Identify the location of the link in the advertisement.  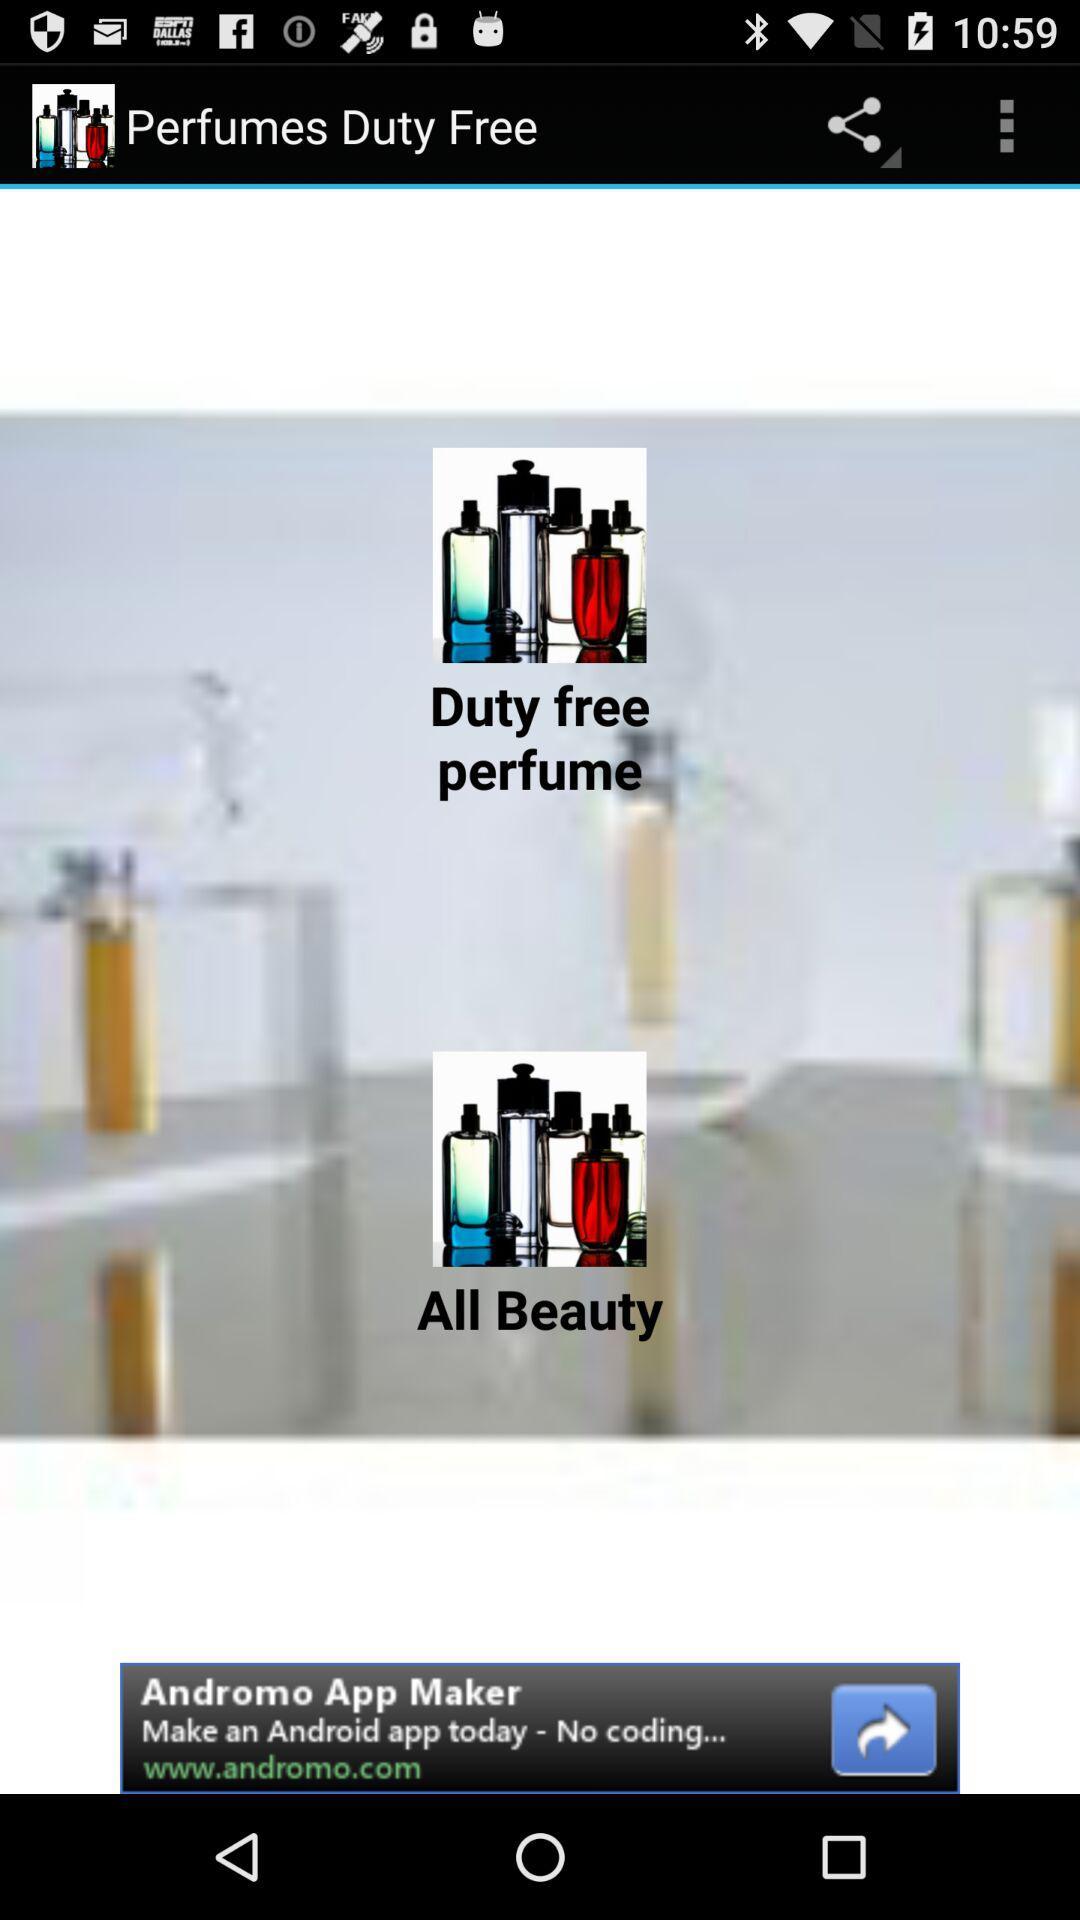
(540, 1727).